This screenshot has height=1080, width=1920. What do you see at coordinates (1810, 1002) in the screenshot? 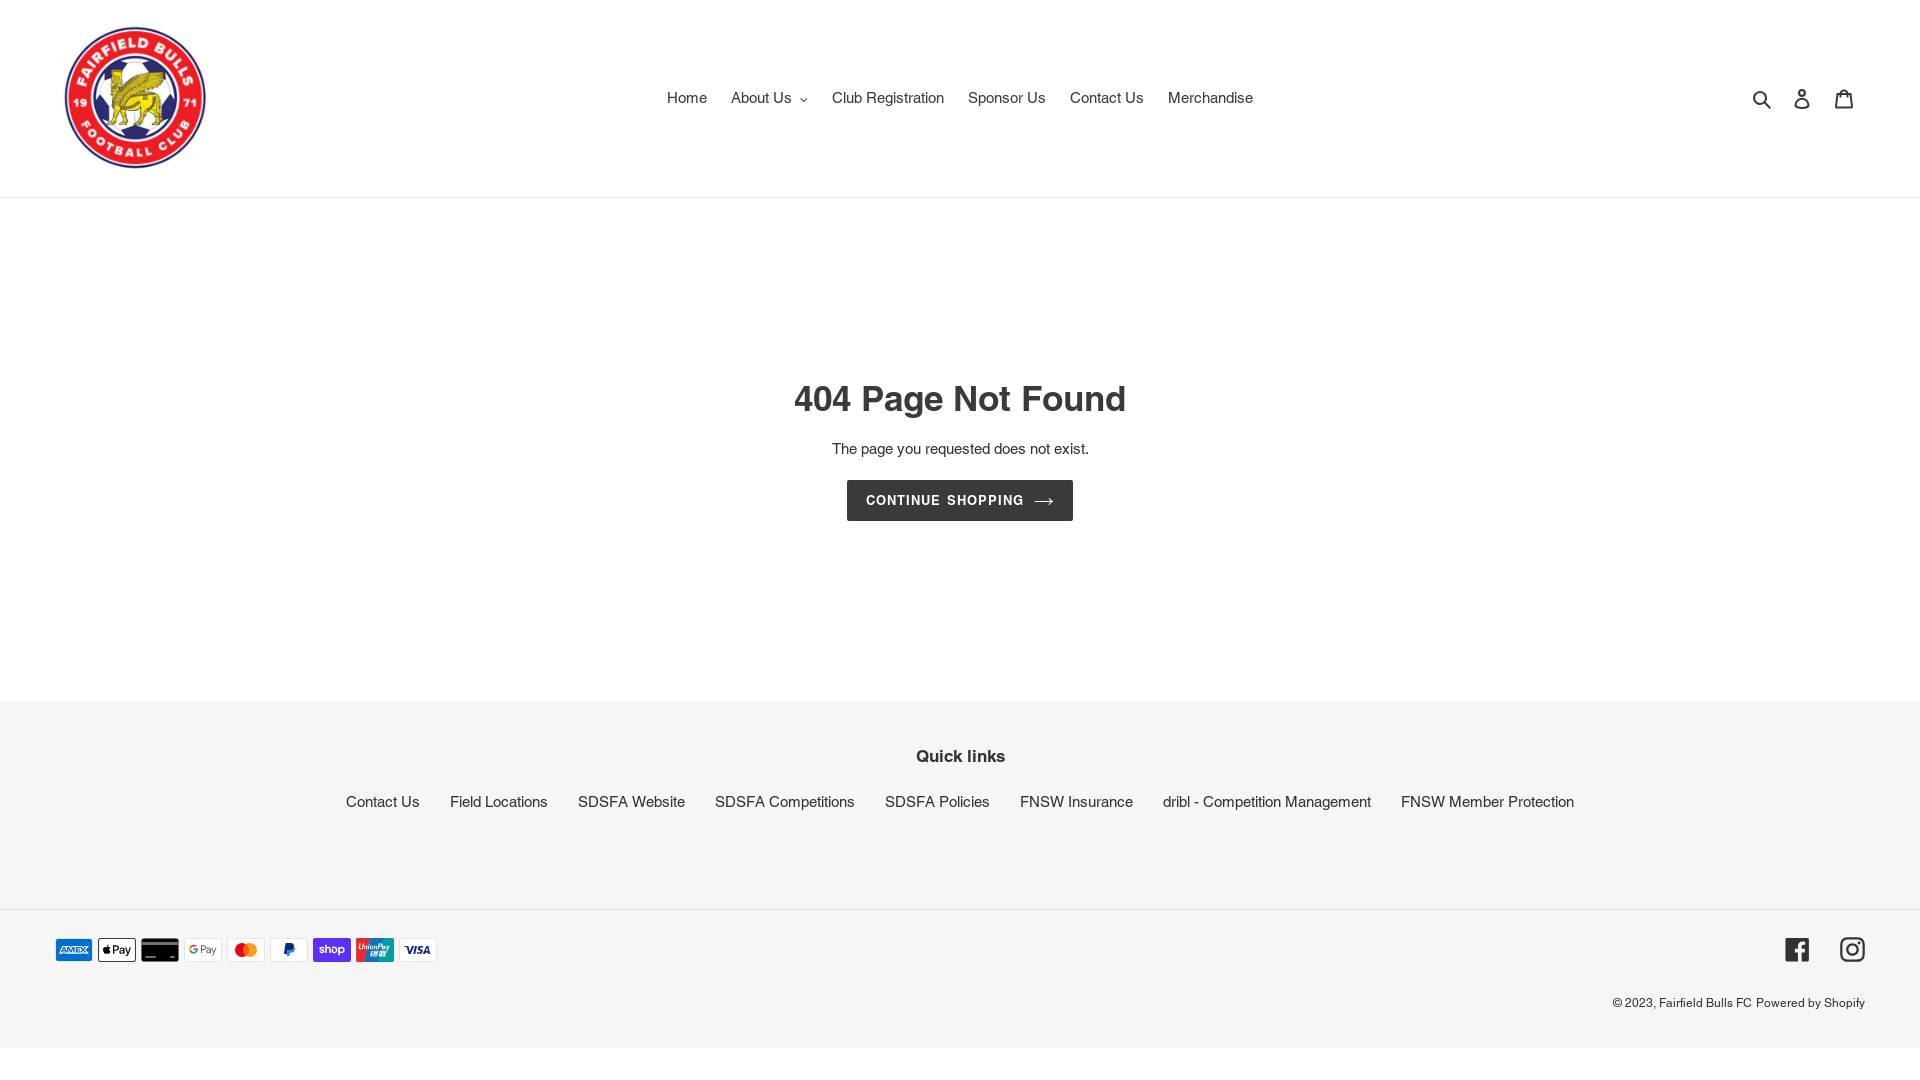
I see `'Powered by Shopify'` at bounding box center [1810, 1002].